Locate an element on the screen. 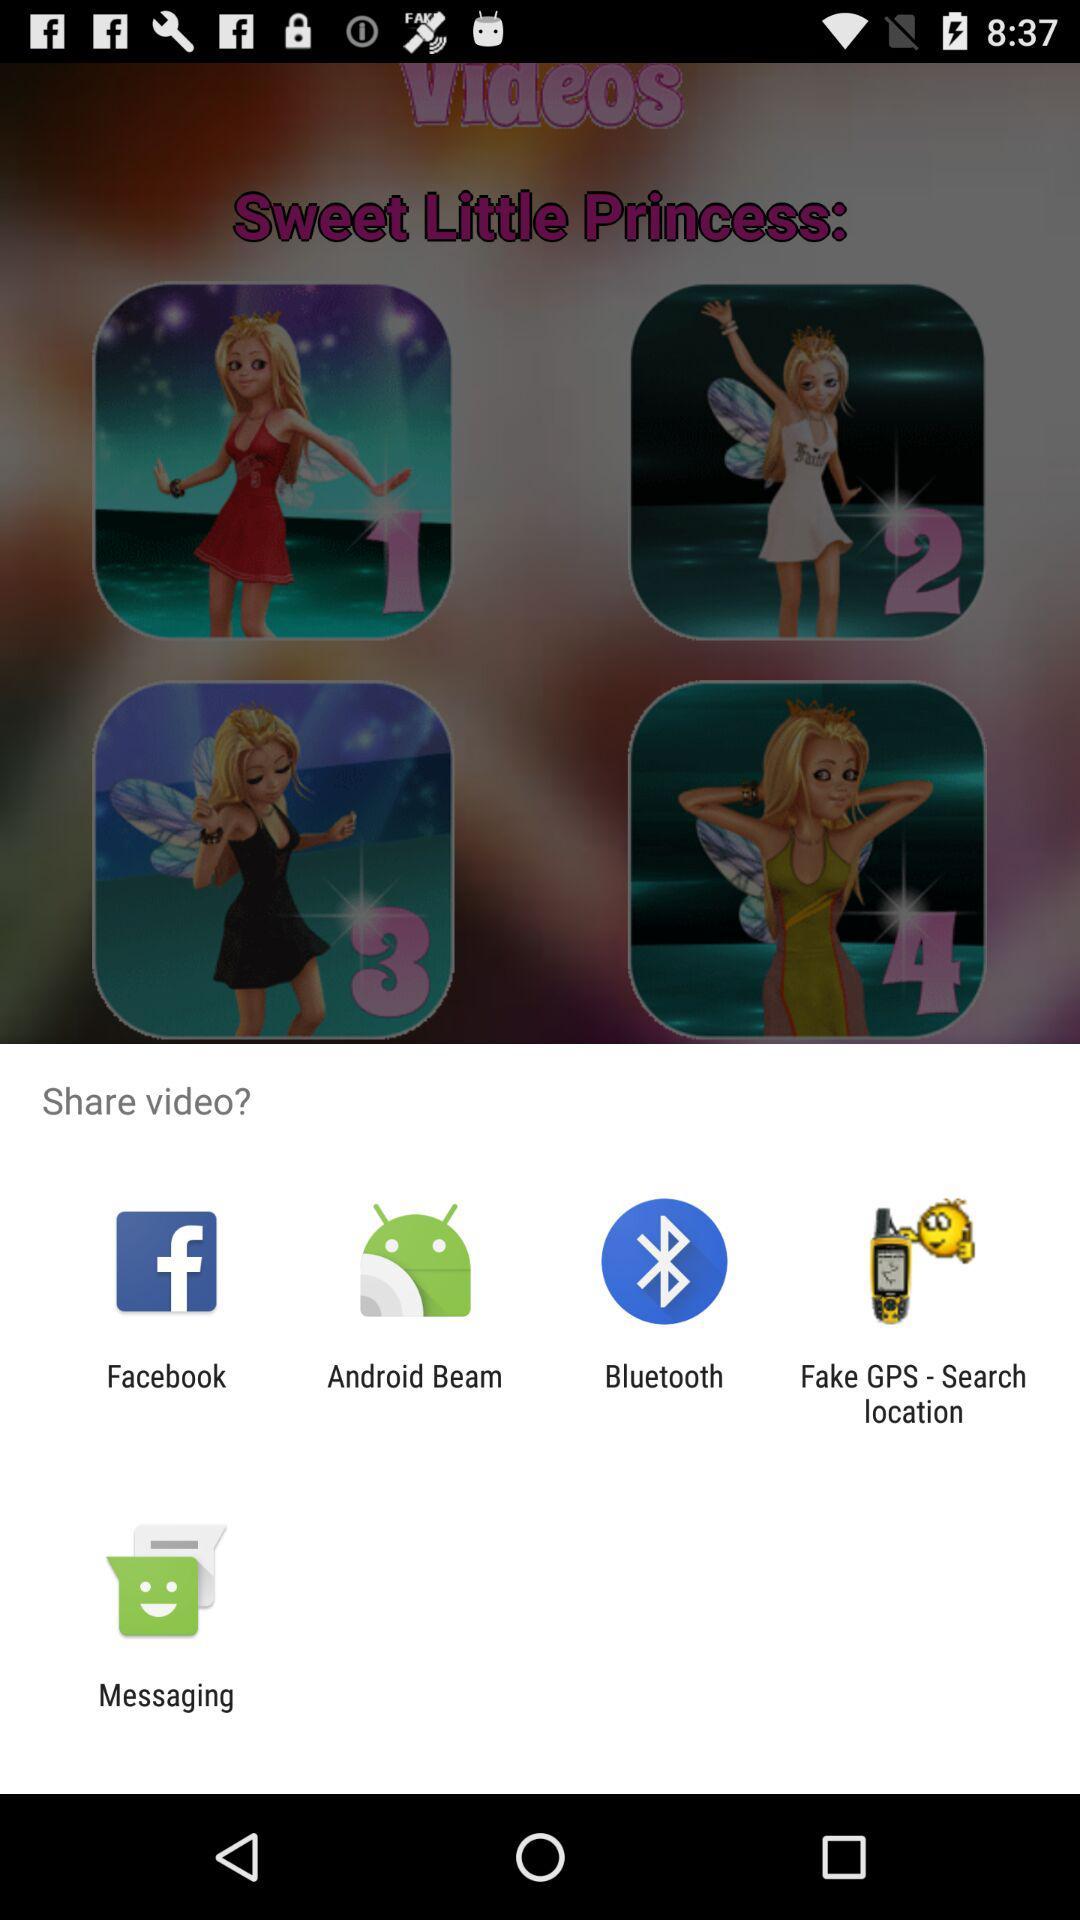 The image size is (1080, 1920). app next to the android beam app is located at coordinates (165, 1392).